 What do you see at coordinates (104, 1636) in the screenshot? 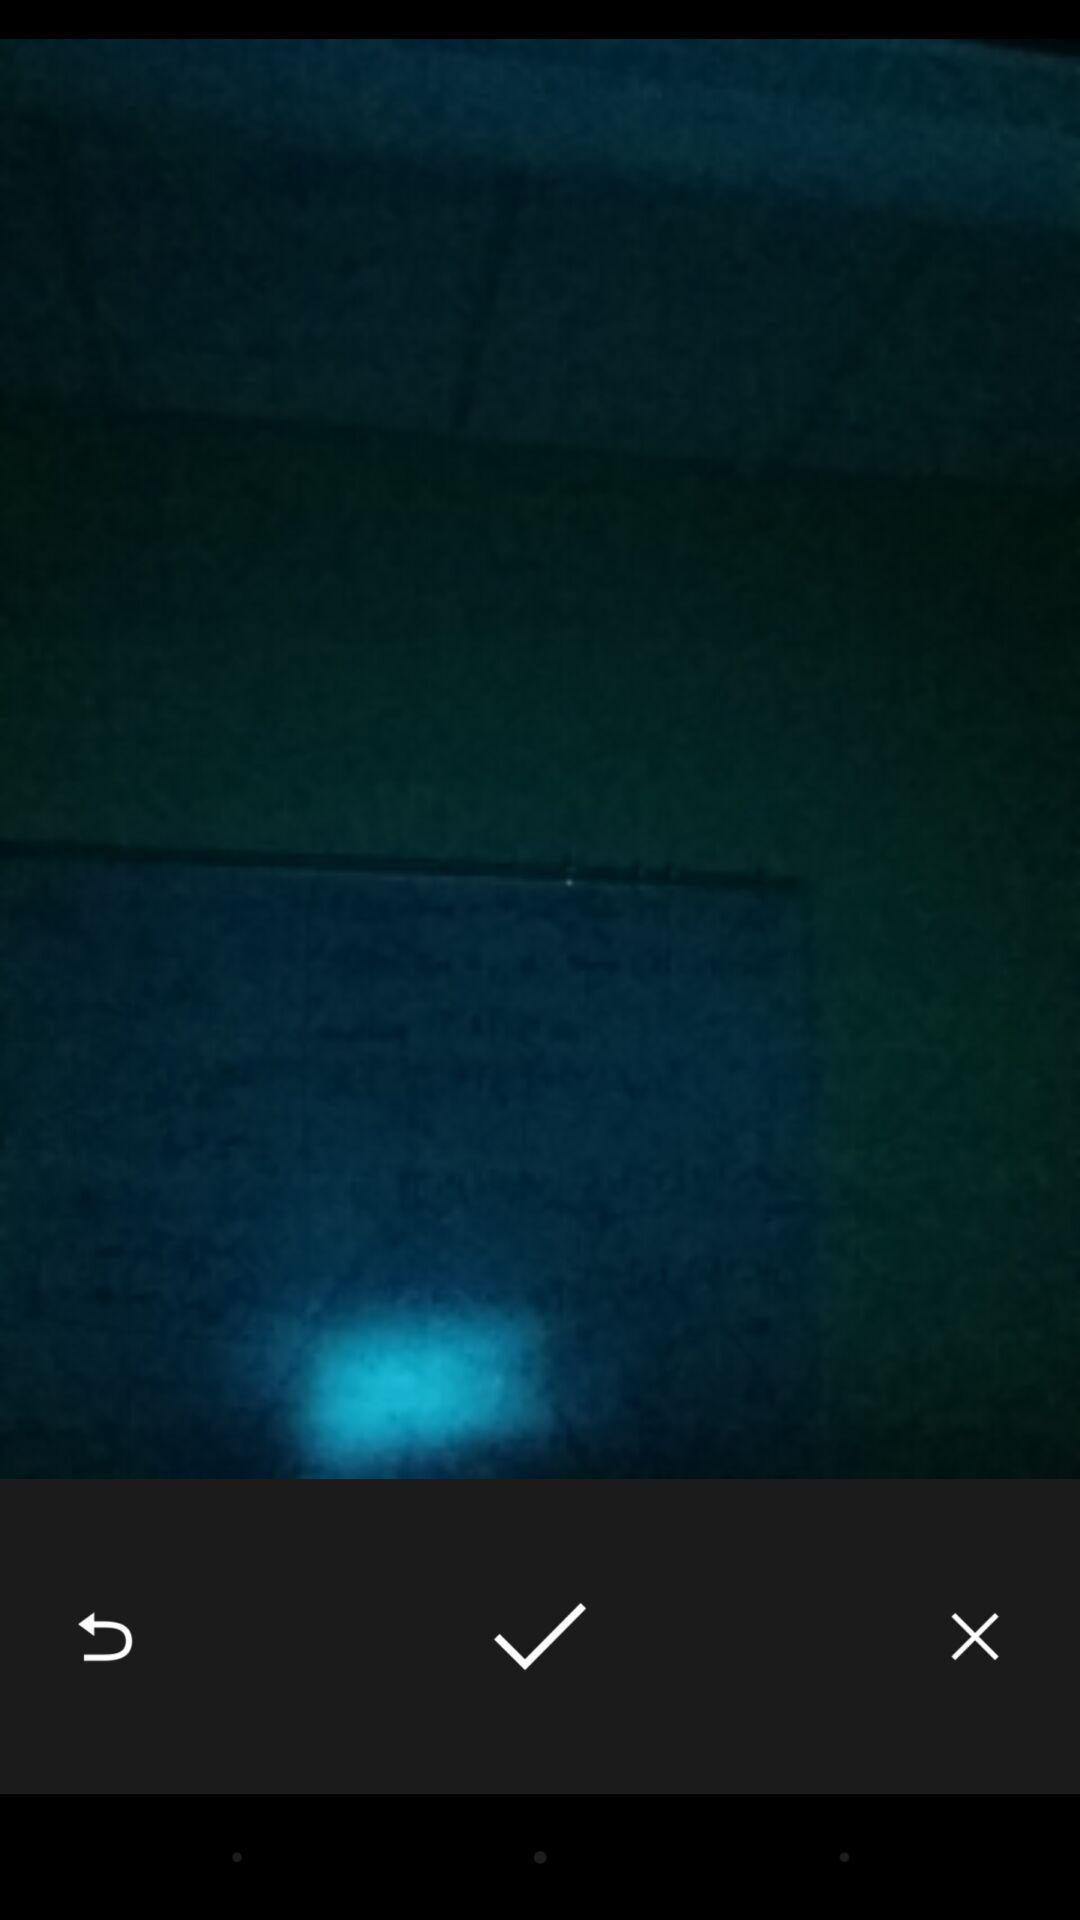
I see `the icon at the bottom left corner` at bounding box center [104, 1636].